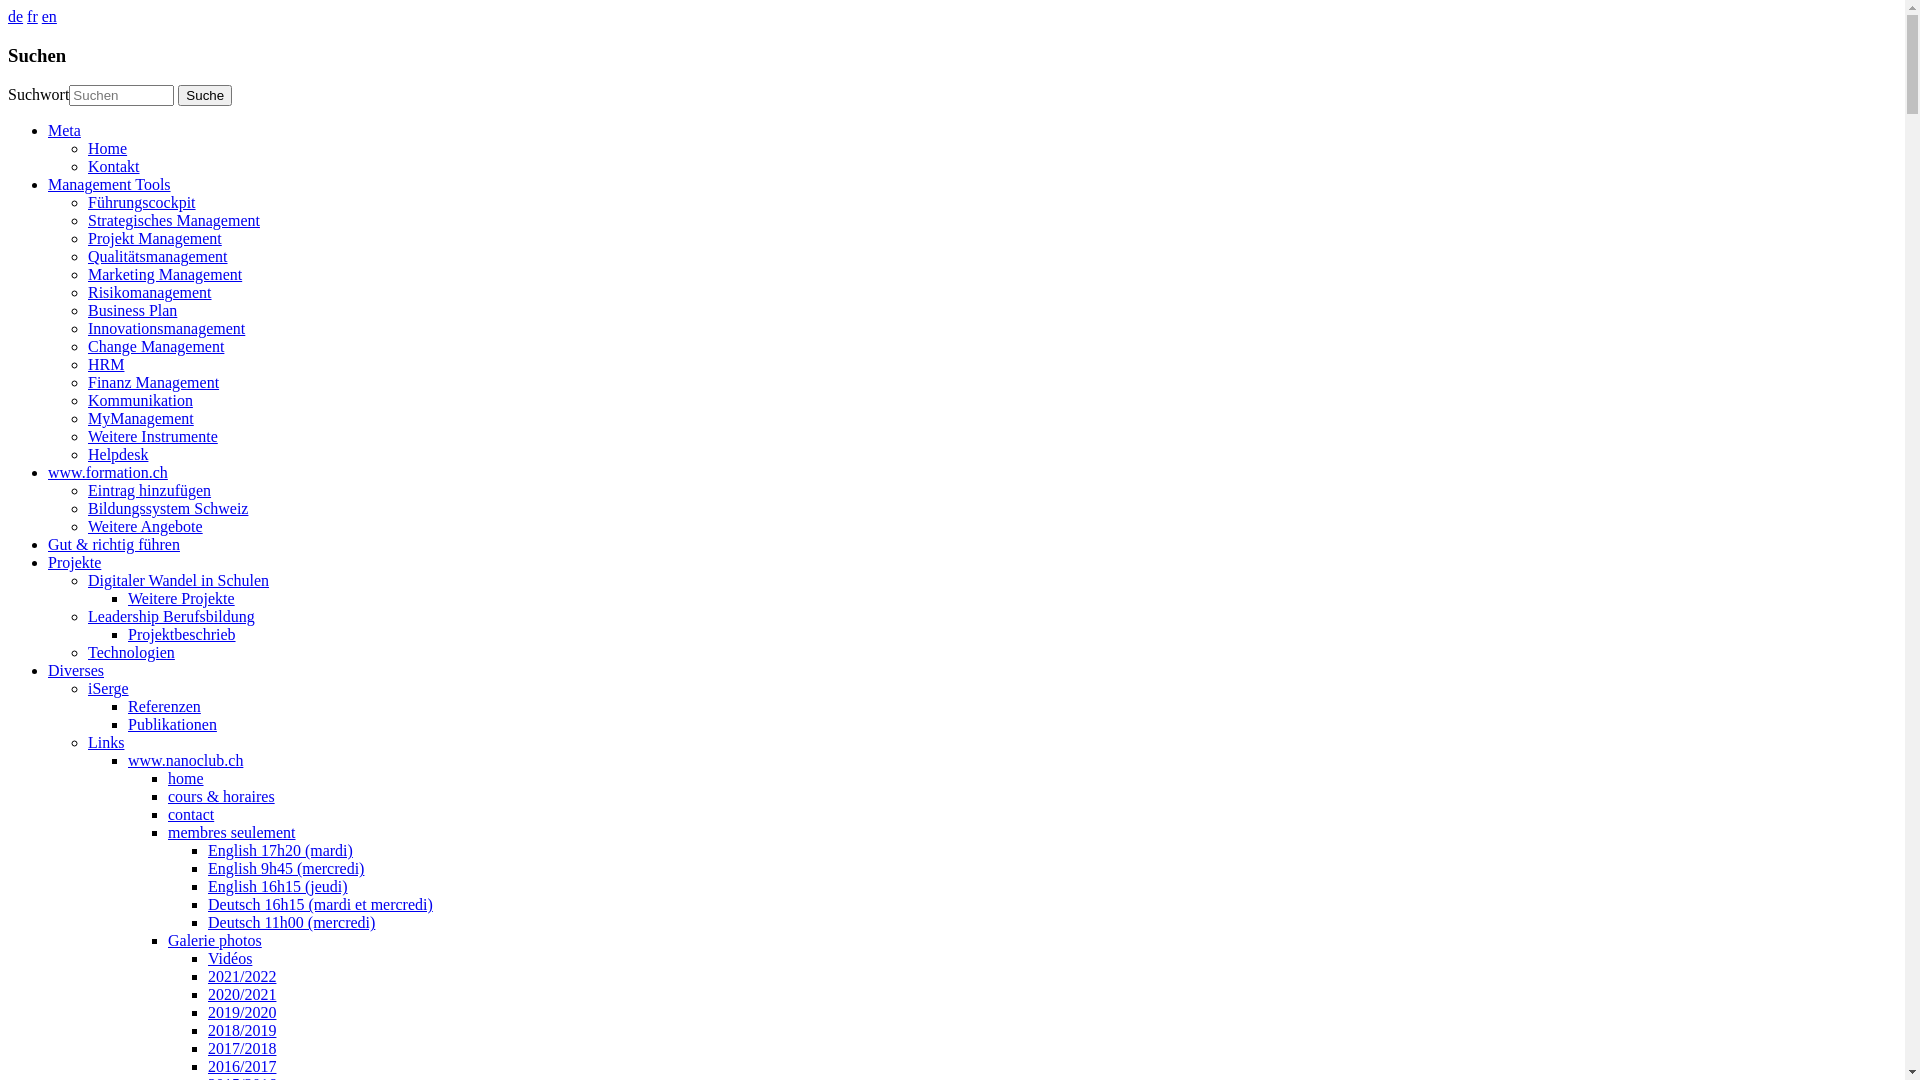  Describe the element at coordinates (182, 634) in the screenshot. I see `'Projektbeschrieb'` at that location.